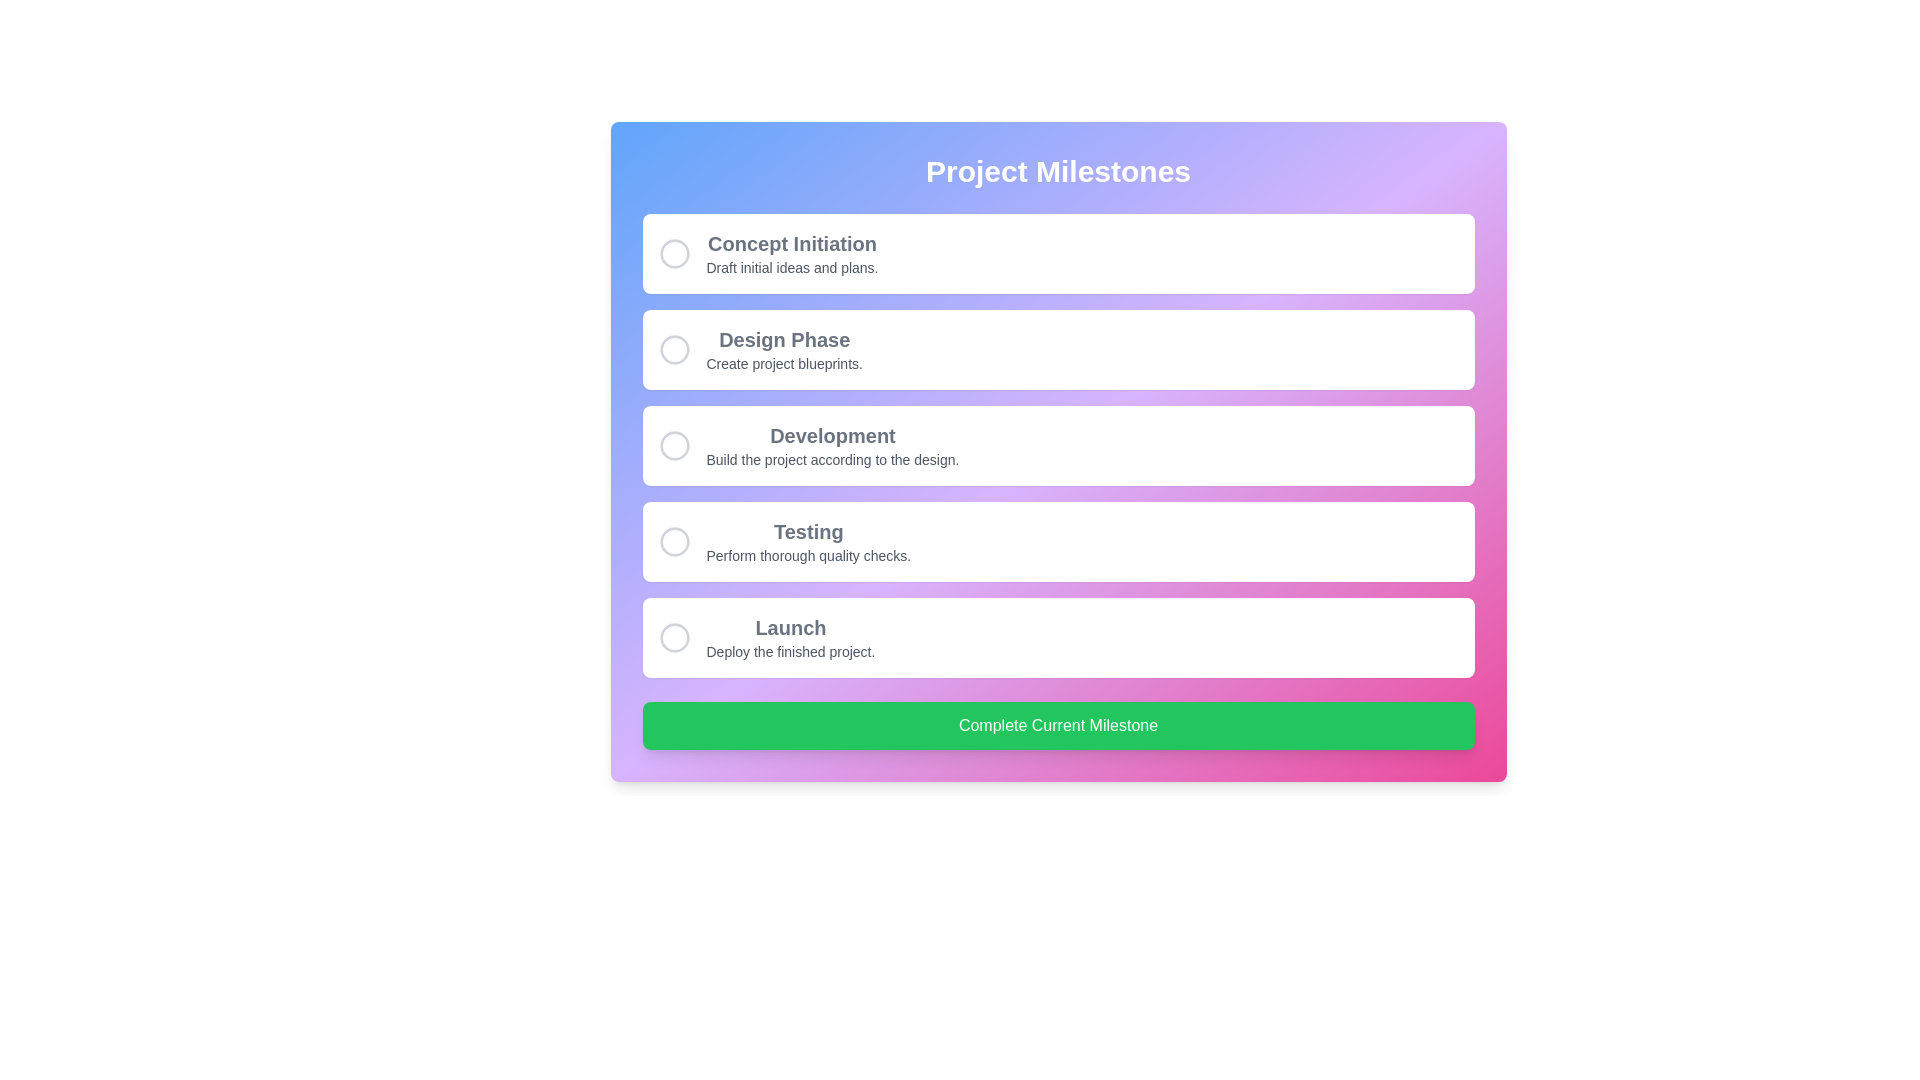  I want to click on the static text that provides additional contextual information about the 'Design Phase' milestone in the project timeline, so click(783, 363).